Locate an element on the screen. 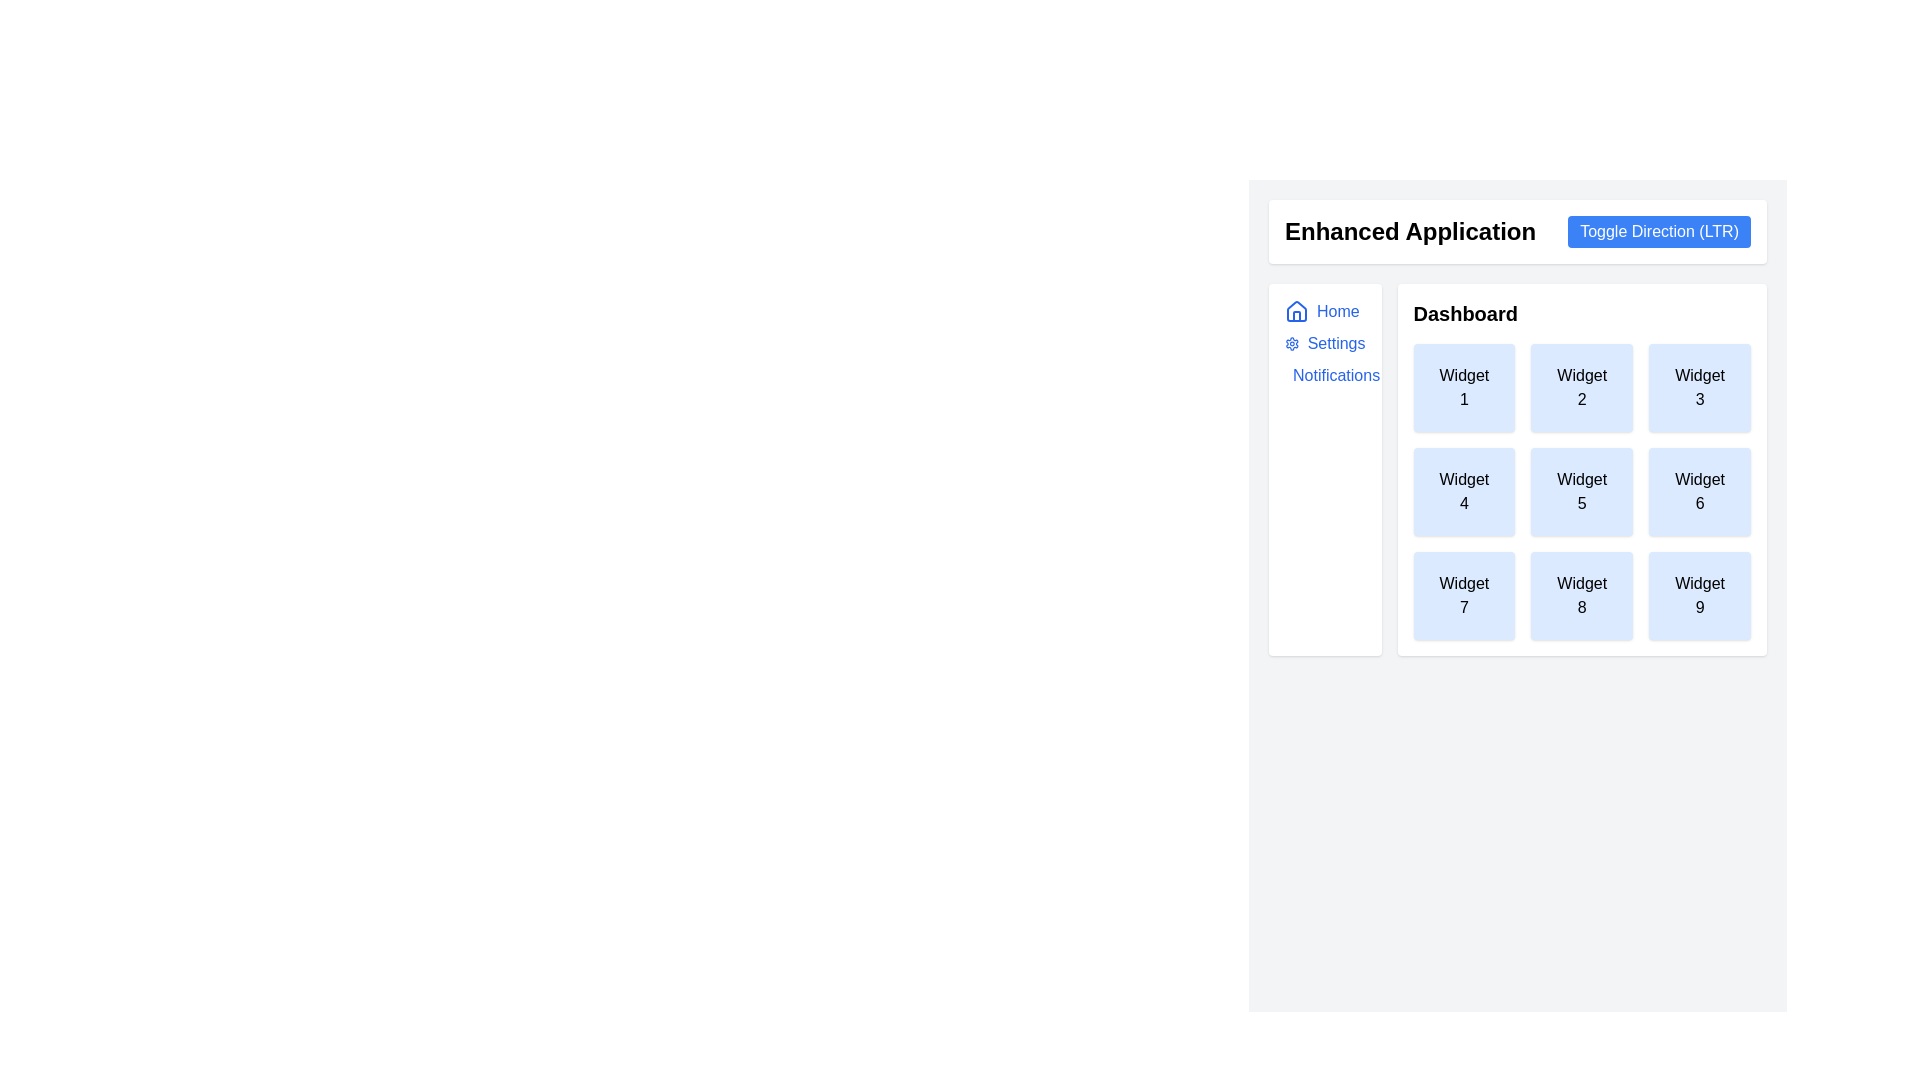 This screenshot has width=1920, height=1080. the first labeled widget in the 'Dashboard' grid layout located at the top-left corner of the grid is located at coordinates (1464, 388).